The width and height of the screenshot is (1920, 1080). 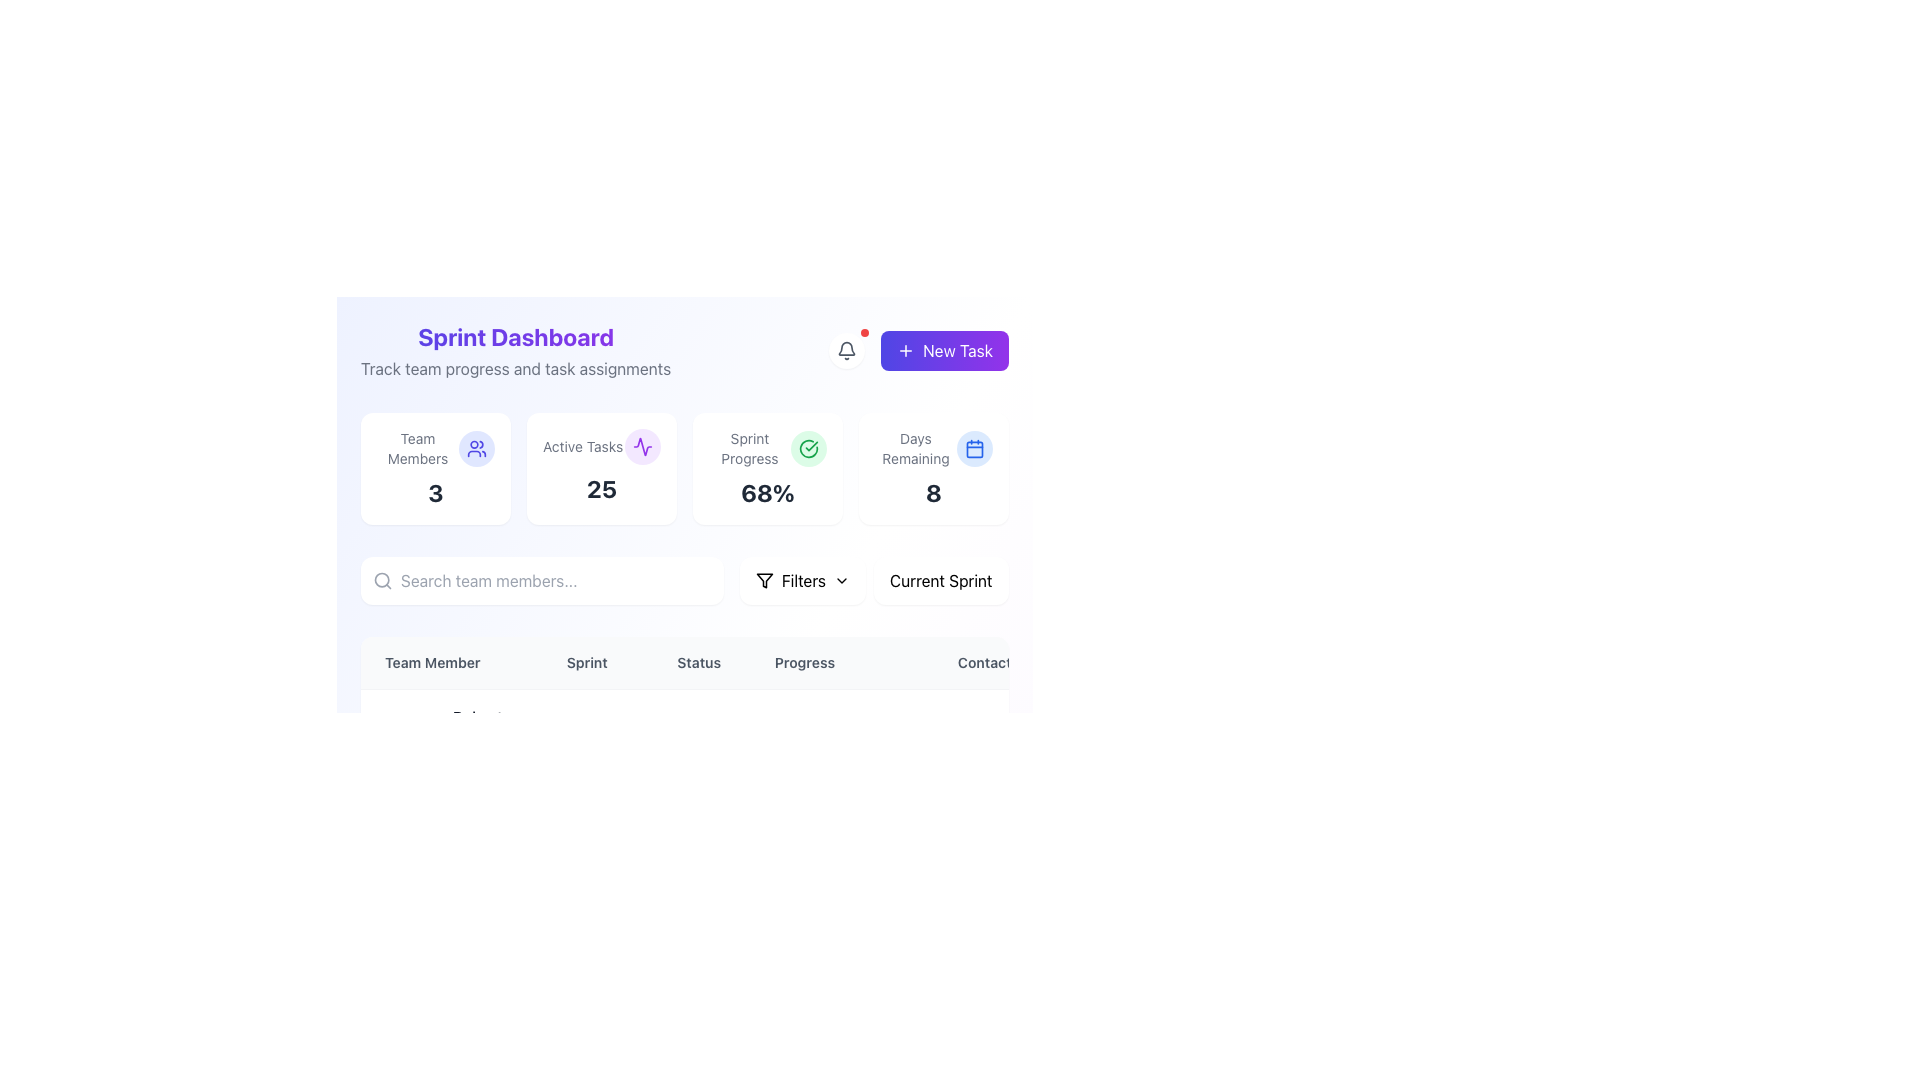 I want to click on the 'Team Members' text label, which is displayed in small gray font and is located in the upper-left section of the dashboard layout, so click(x=416, y=447).